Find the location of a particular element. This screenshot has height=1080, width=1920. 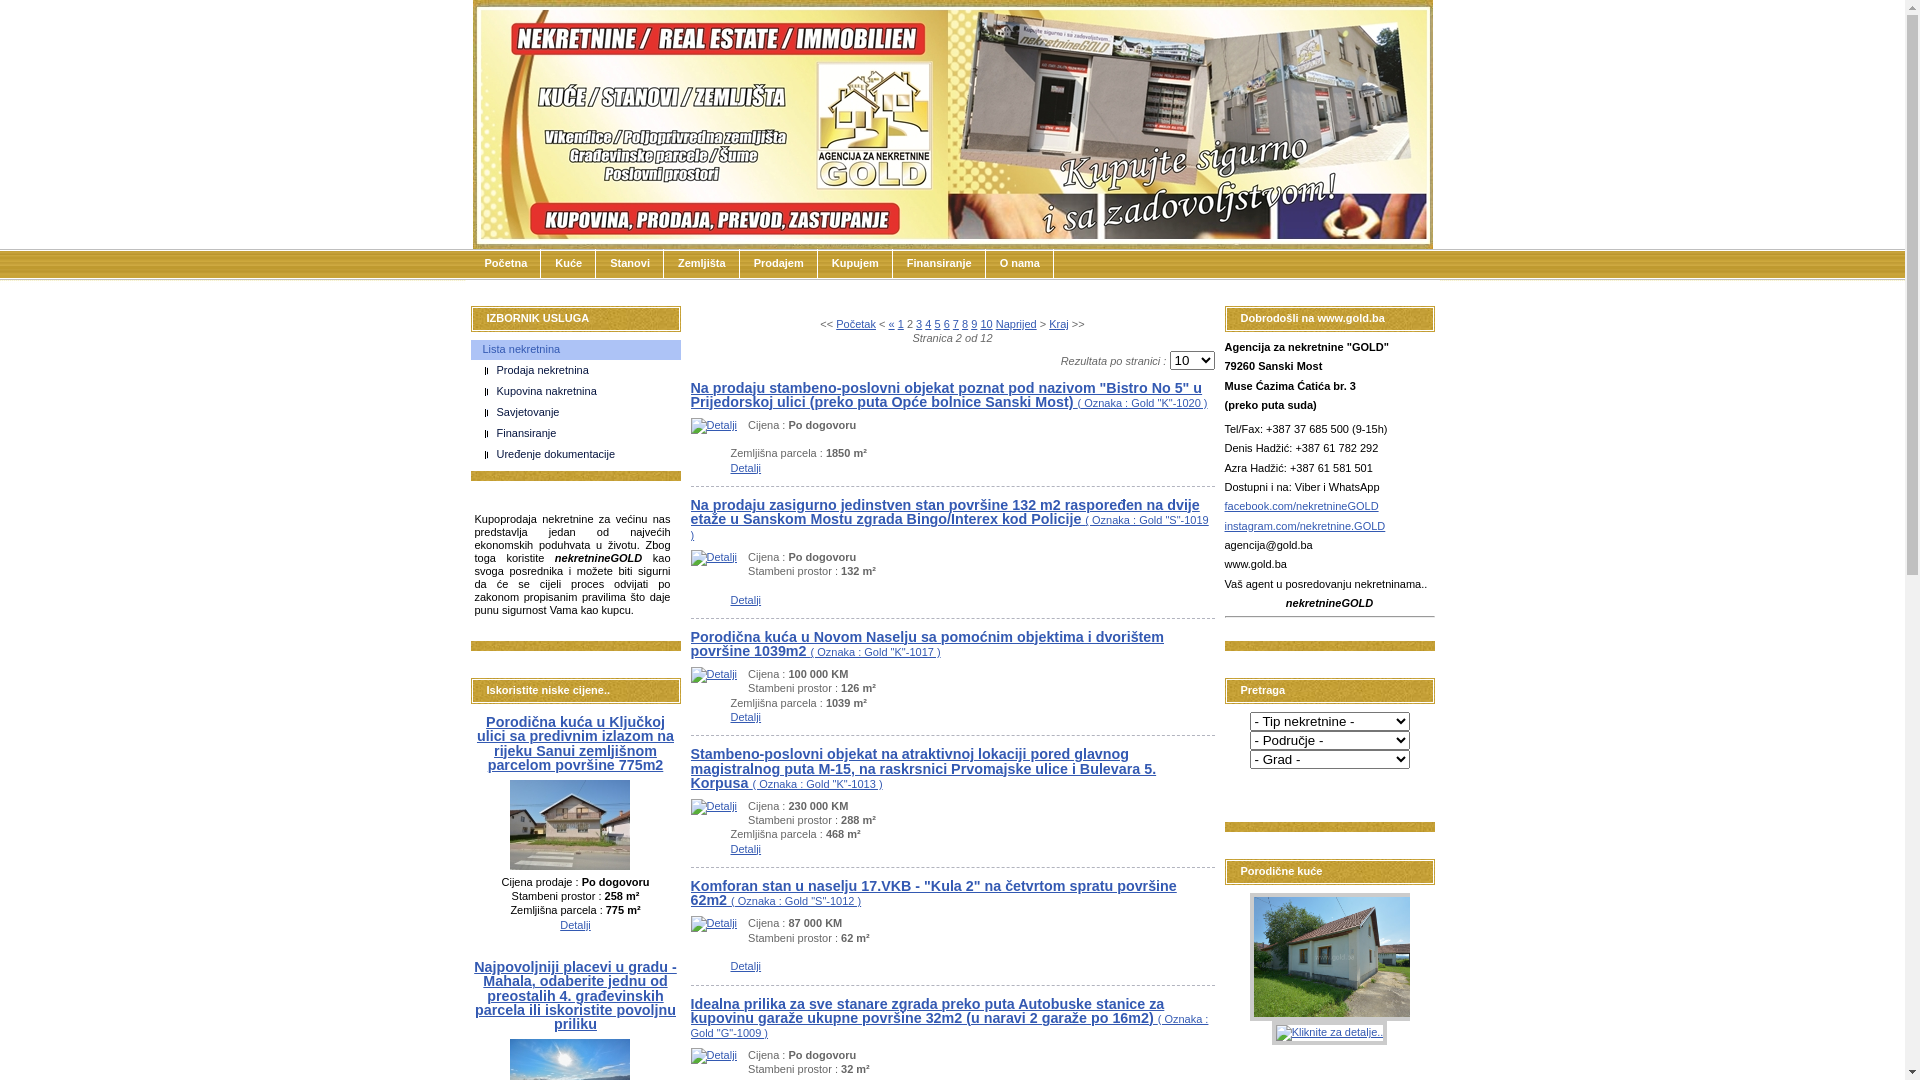

'Lista nekretnina' is located at coordinates (469, 349).